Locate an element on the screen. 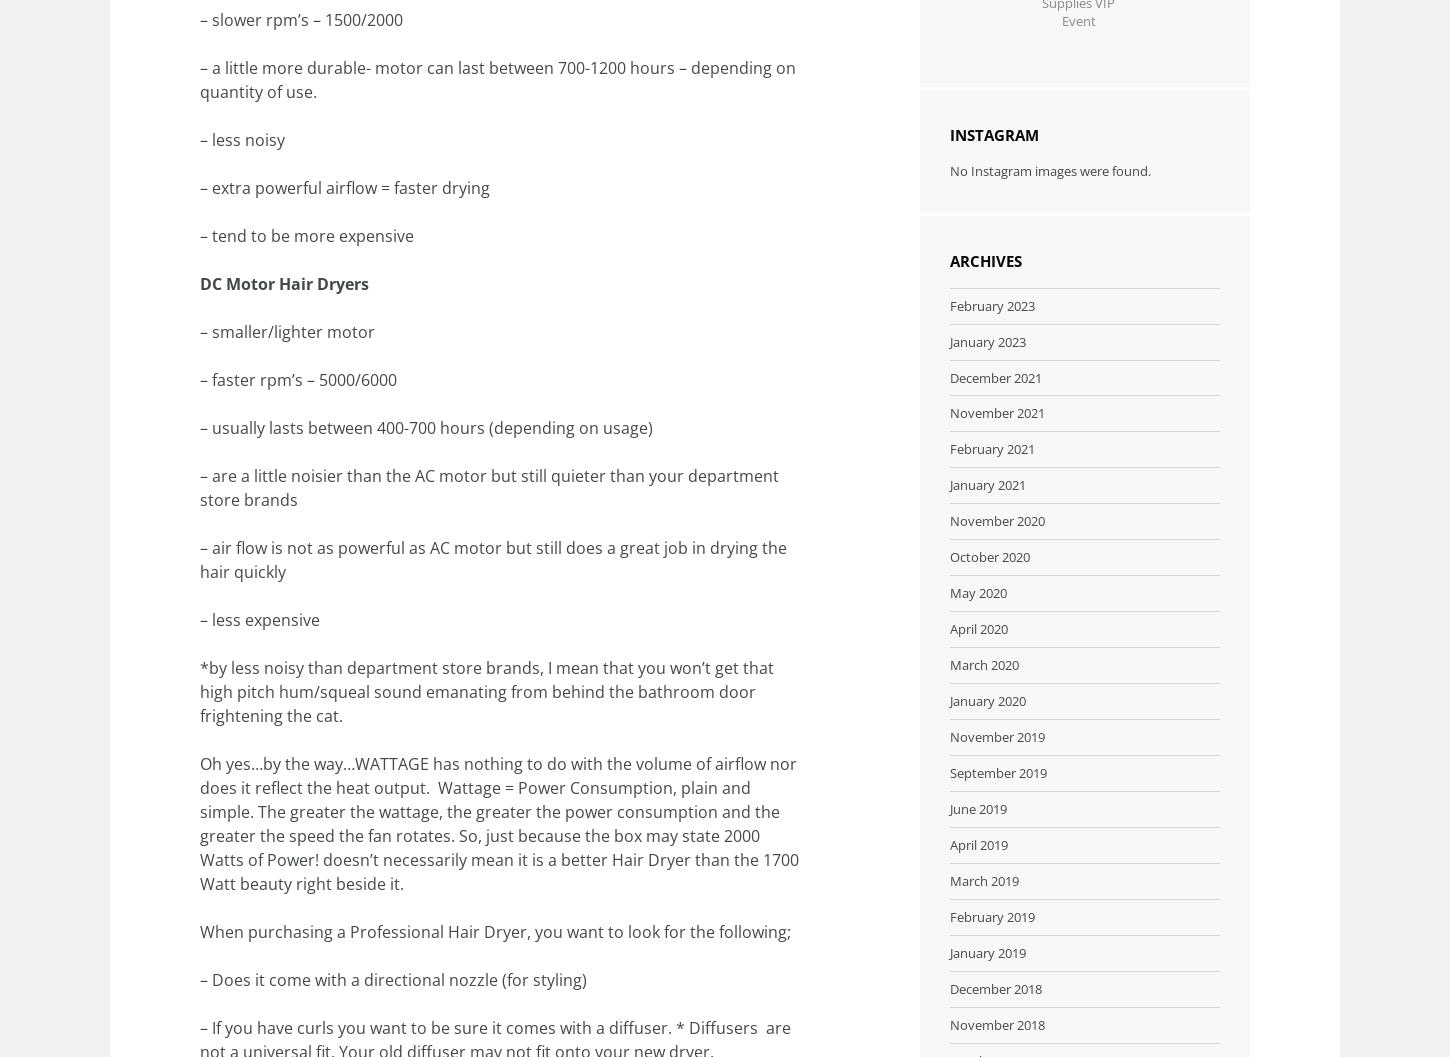 The height and width of the screenshot is (1057, 1450). 'November 2019' is located at coordinates (997, 736).